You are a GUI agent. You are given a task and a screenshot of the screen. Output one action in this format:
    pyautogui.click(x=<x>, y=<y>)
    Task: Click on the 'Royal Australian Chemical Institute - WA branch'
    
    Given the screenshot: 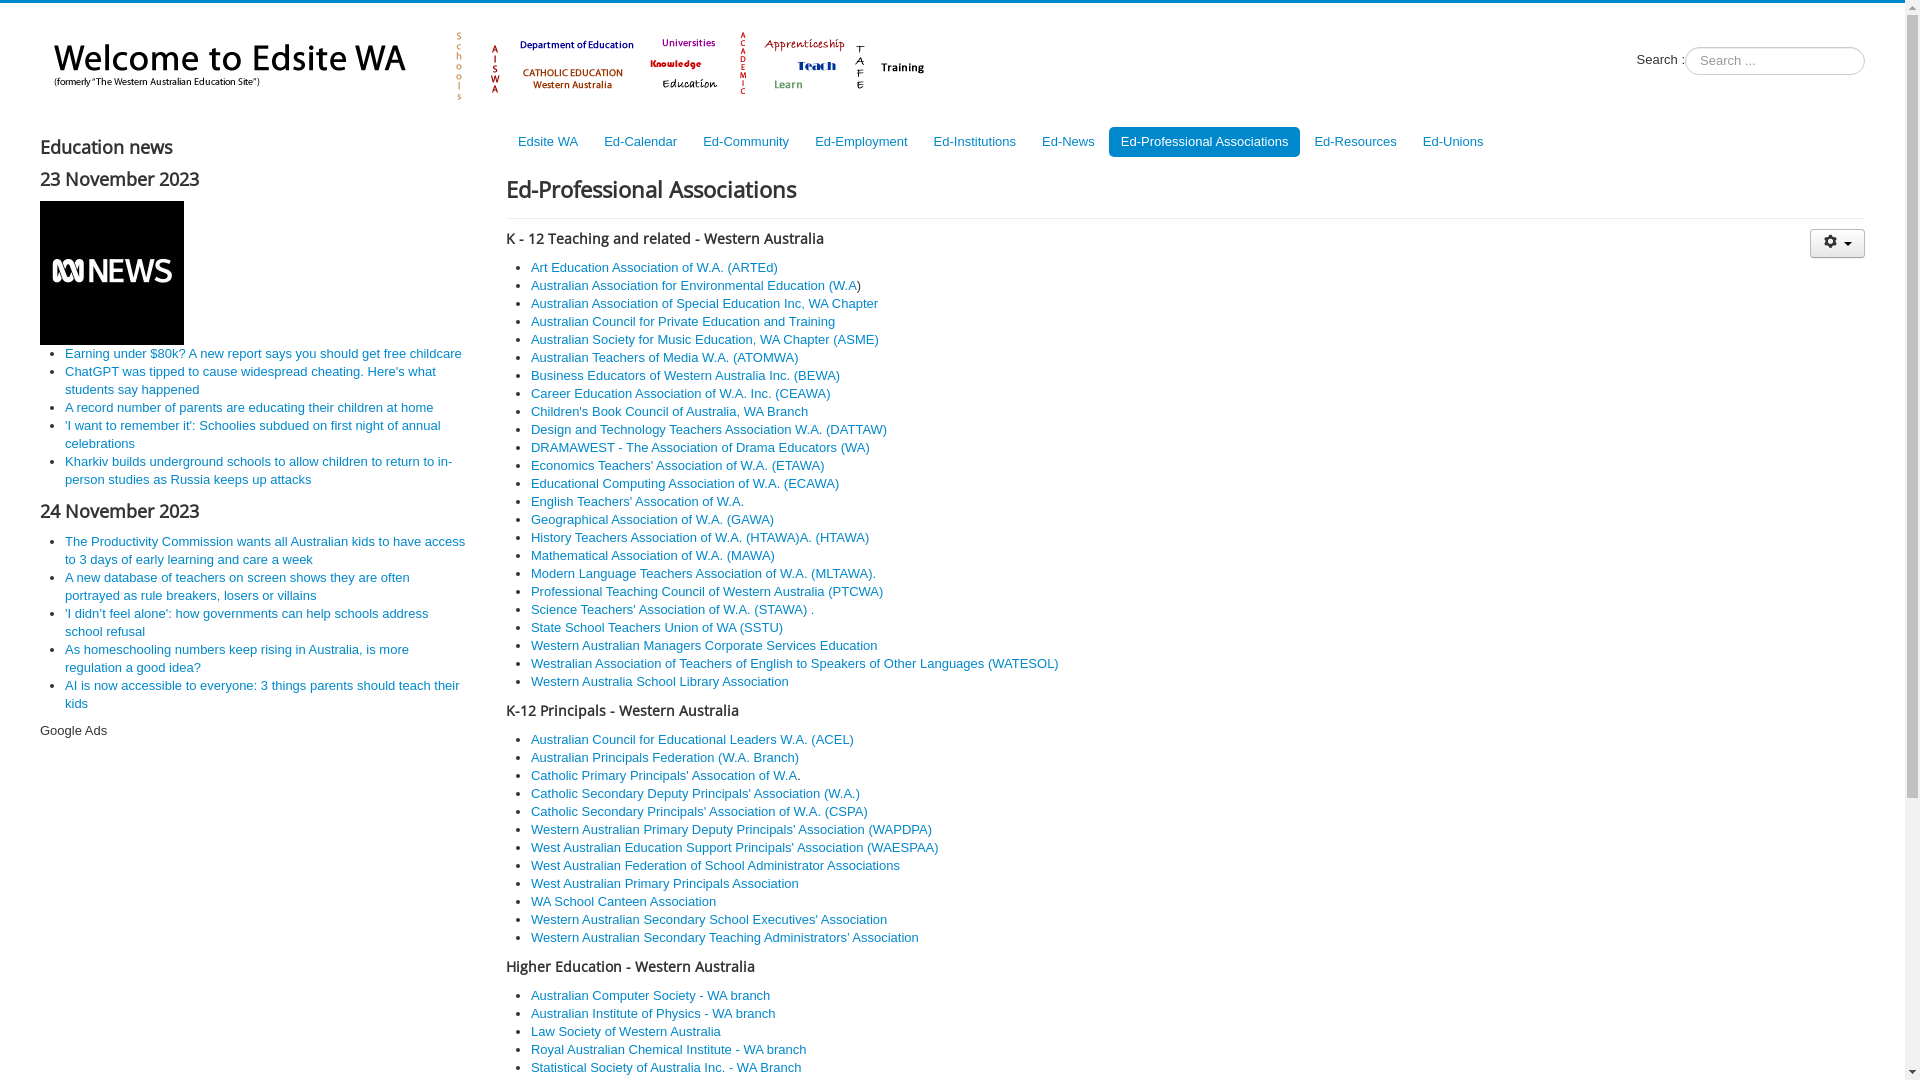 What is the action you would take?
    pyautogui.click(x=531, y=1048)
    